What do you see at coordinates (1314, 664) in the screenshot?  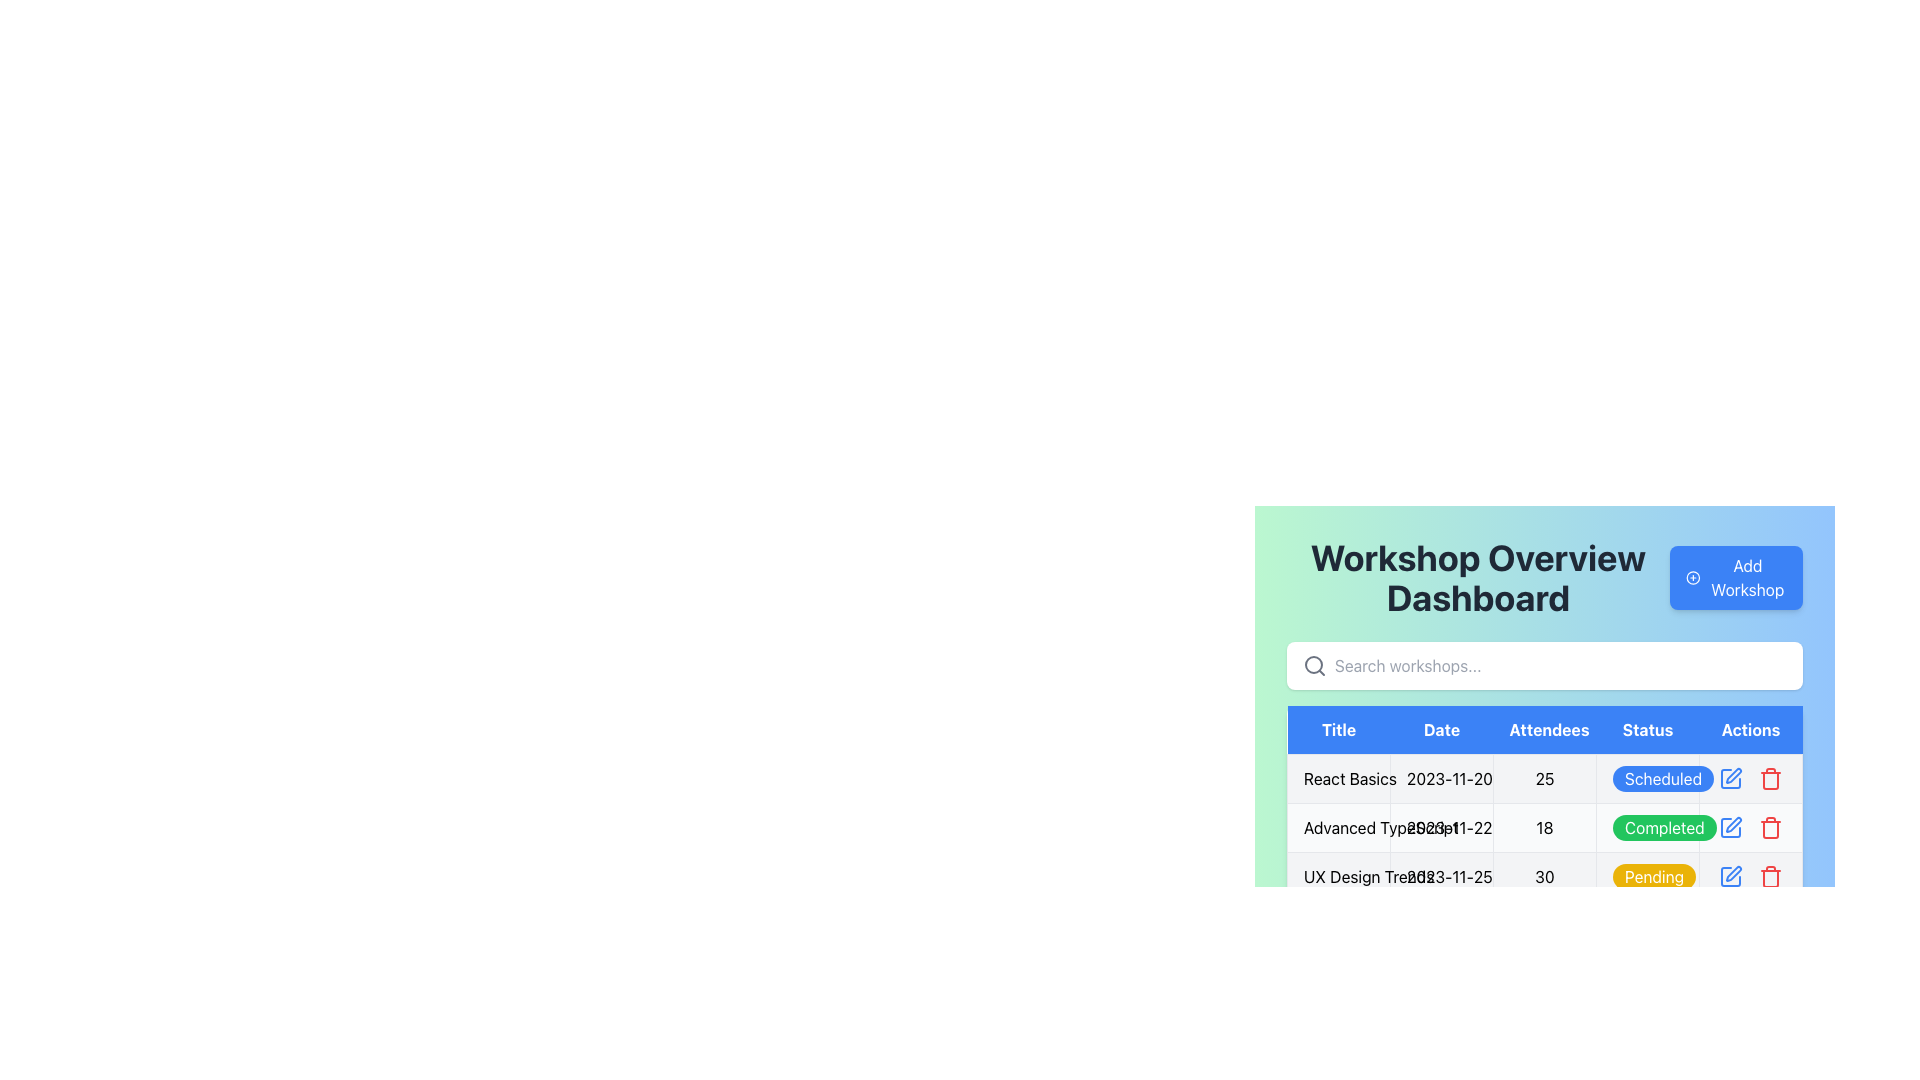 I see `the central circular shape of the magnifying glass icon located to the left of the 'Search workshops...' text in the search bar below the 'Workshop Overview Dashboard' header` at bounding box center [1314, 664].